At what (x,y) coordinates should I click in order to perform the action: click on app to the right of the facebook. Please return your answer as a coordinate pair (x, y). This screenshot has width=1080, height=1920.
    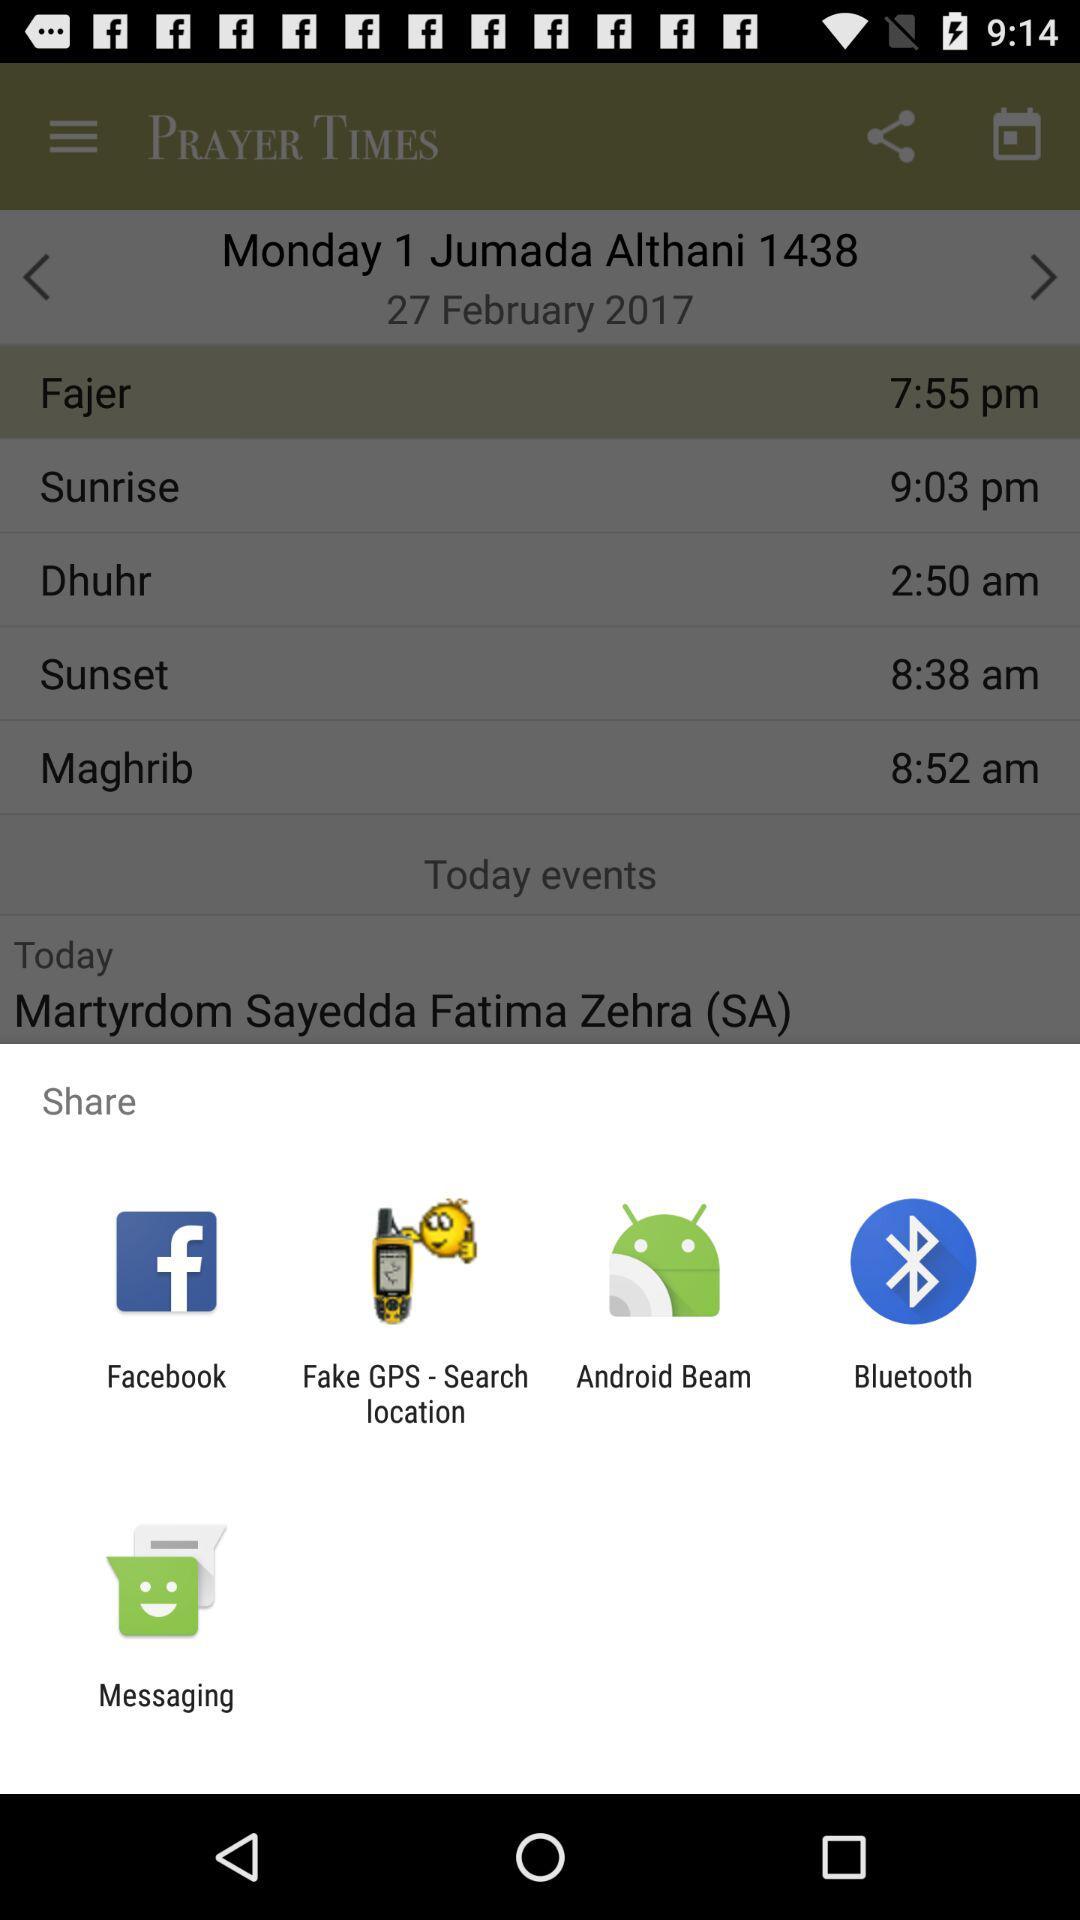
    Looking at the image, I should click on (414, 1392).